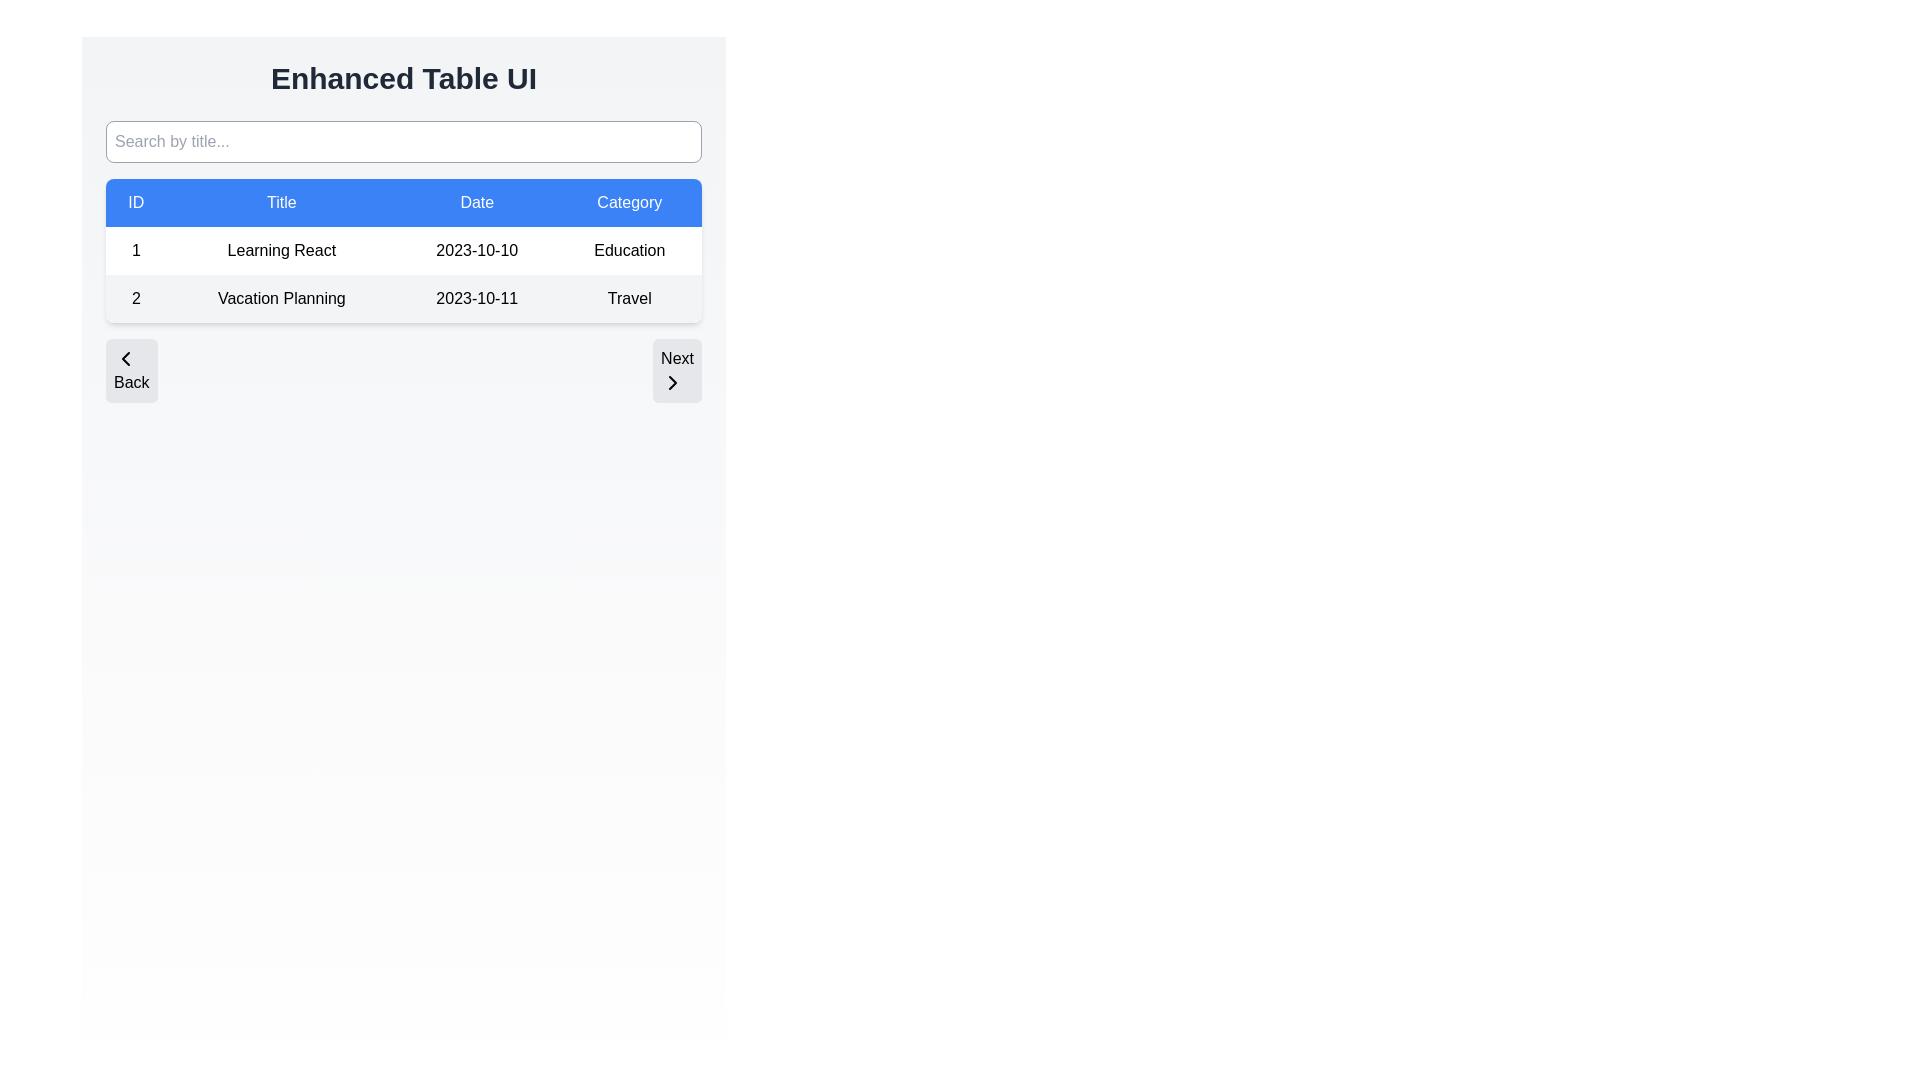 This screenshot has height=1080, width=1920. Describe the element at coordinates (280, 299) in the screenshot. I see `the 'Vacation Planning' text label located in the second row under the 'Title' column of the table` at that location.